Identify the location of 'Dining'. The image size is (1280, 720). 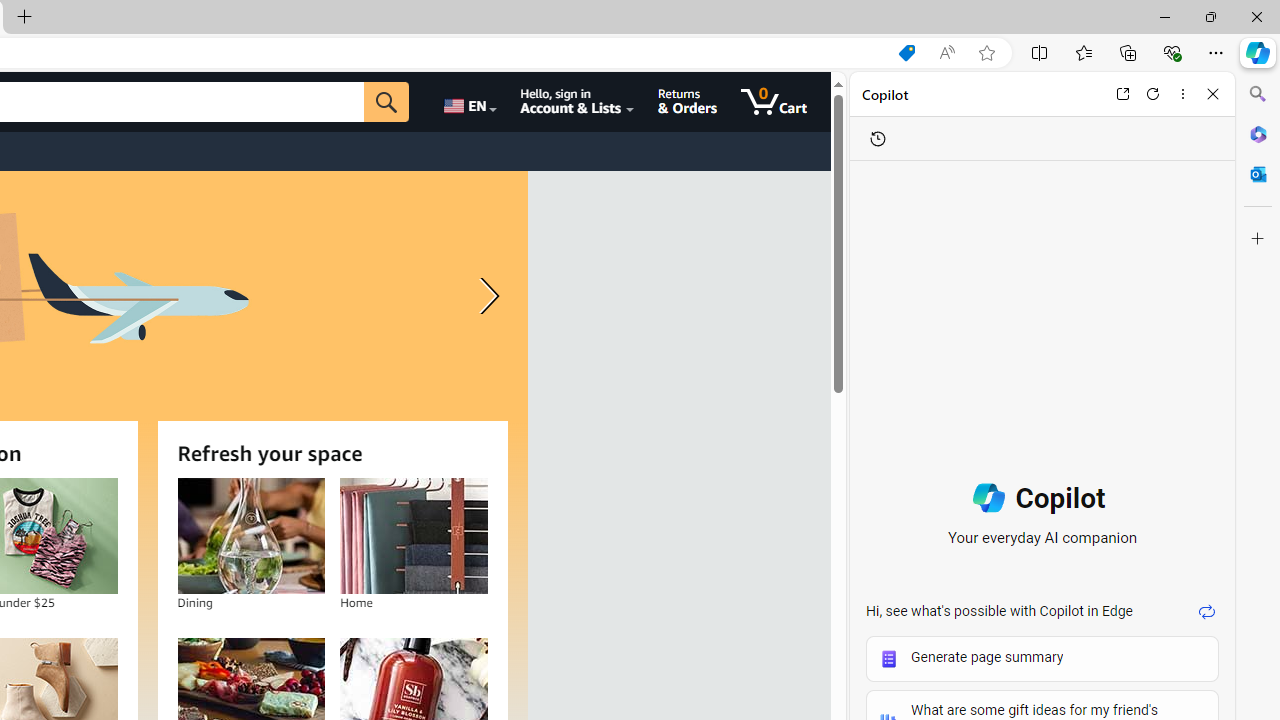
(249, 535).